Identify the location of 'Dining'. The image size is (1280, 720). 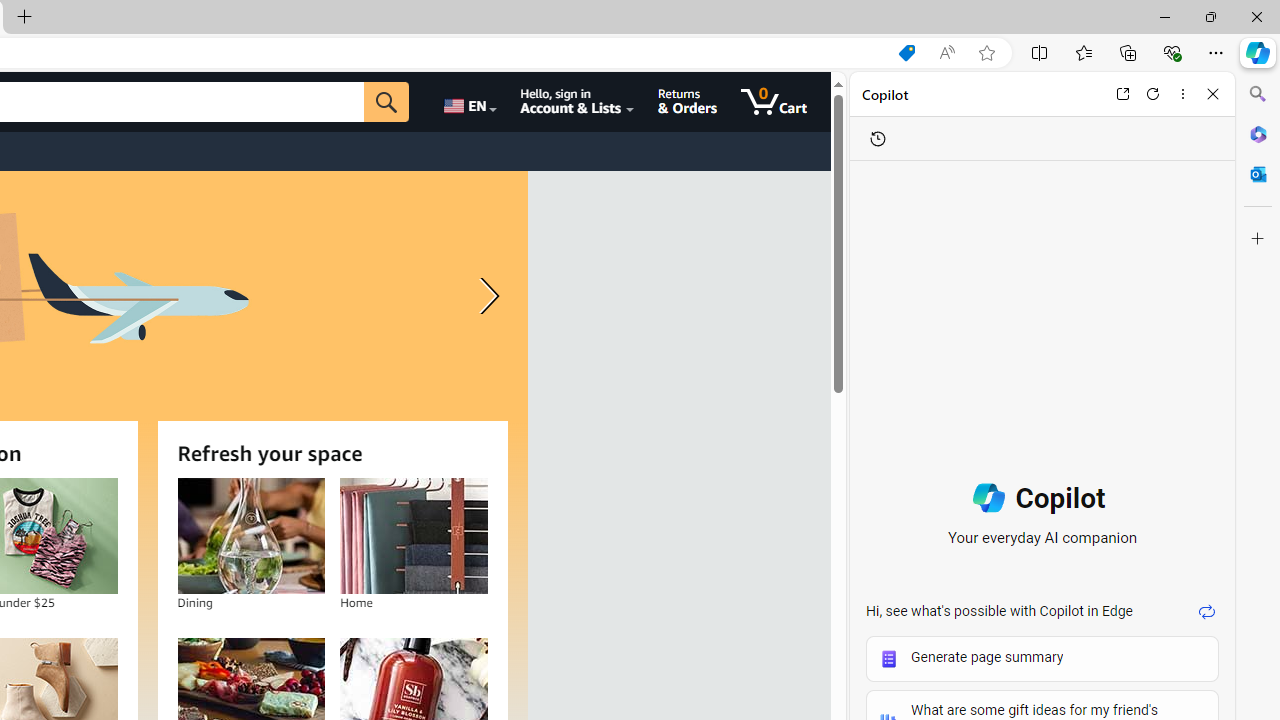
(249, 535).